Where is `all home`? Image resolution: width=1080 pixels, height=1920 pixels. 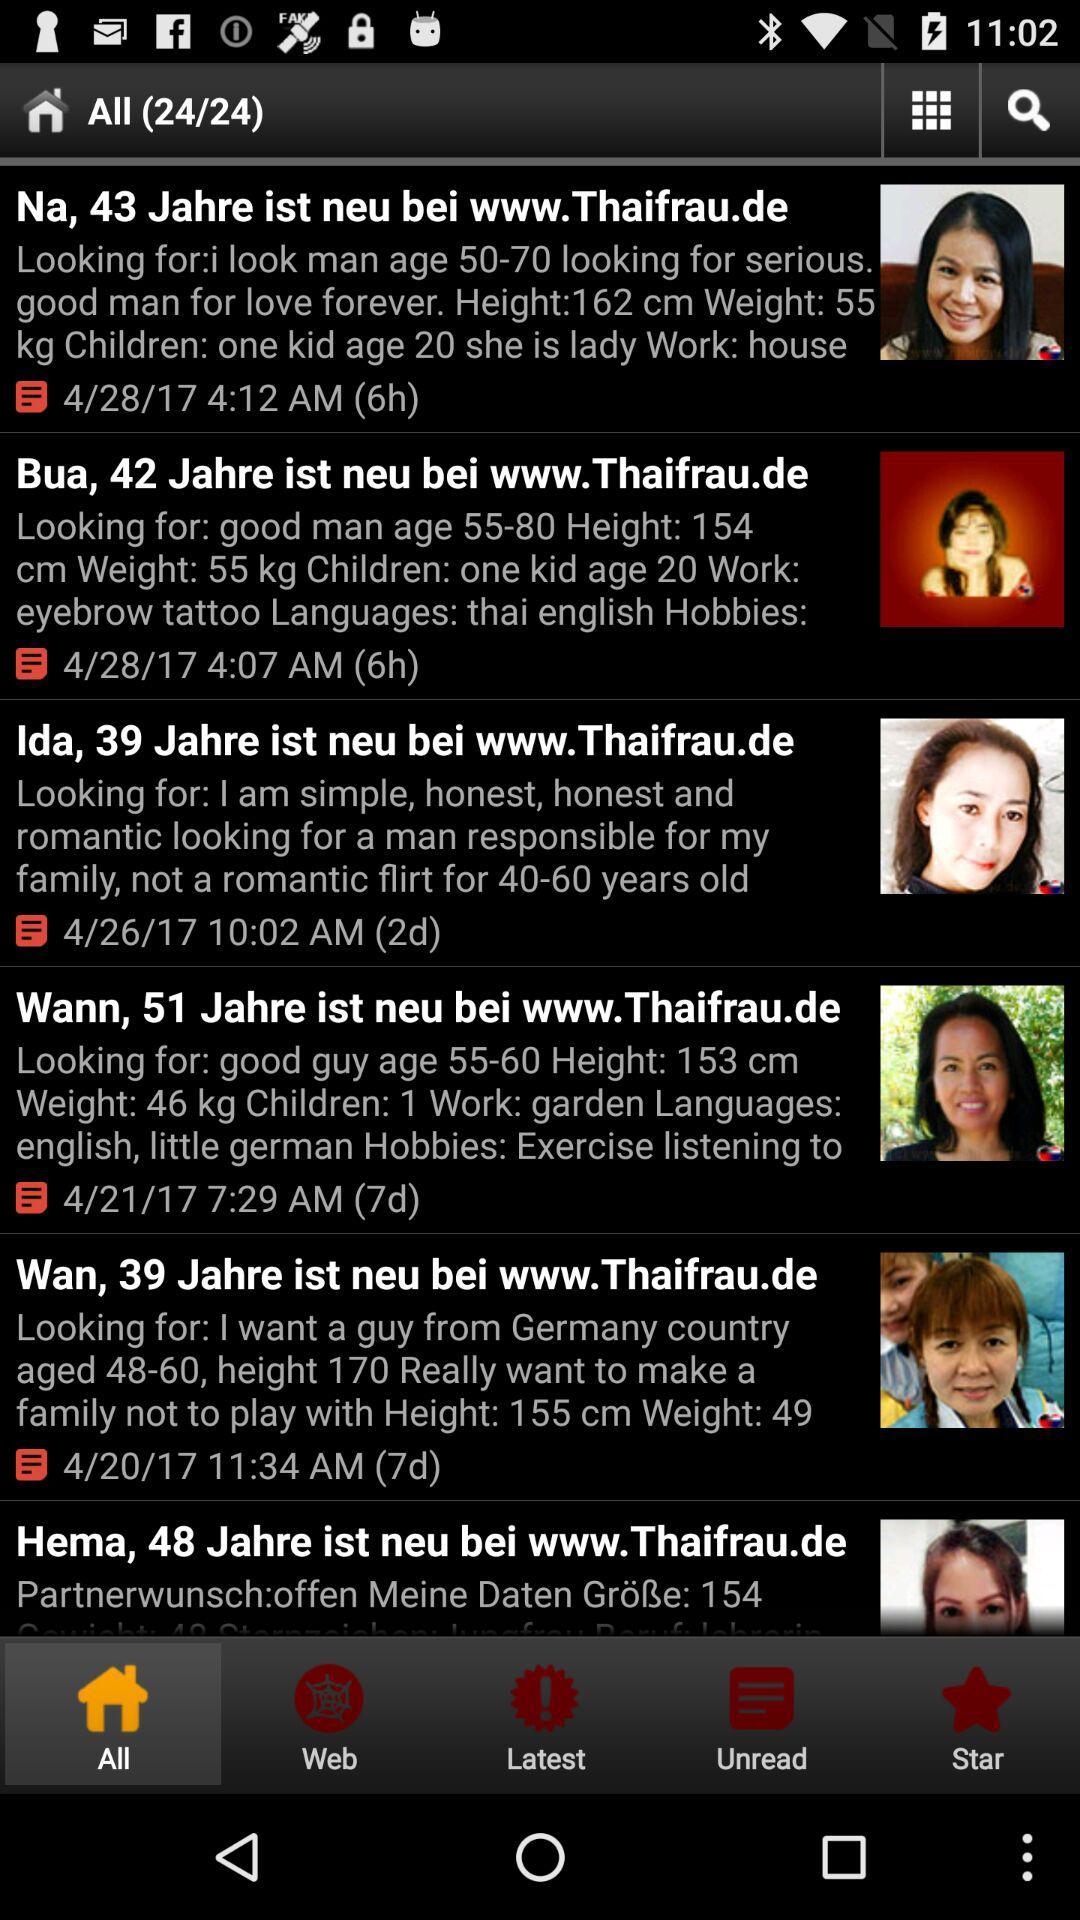
all home is located at coordinates (113, 1713).